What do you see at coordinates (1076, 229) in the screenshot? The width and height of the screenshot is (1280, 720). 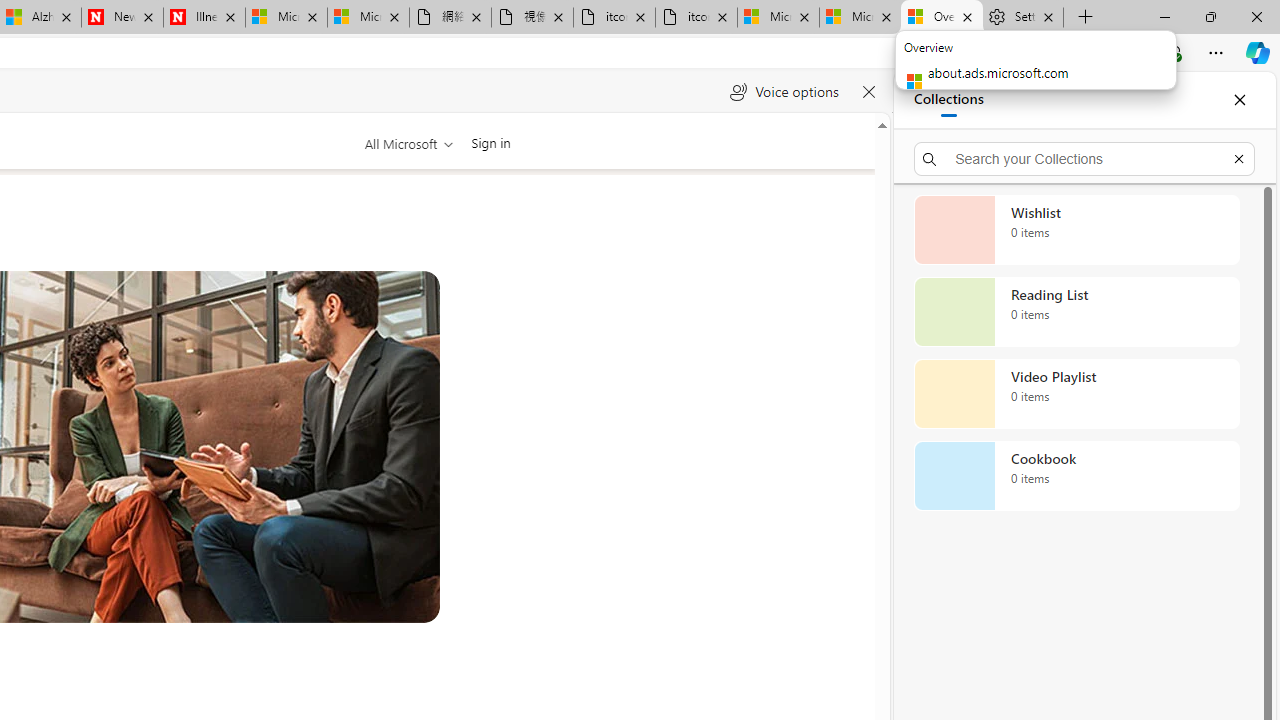 I see `'Wishlist collection, 0 items'` at bounding box center [1076, 229].